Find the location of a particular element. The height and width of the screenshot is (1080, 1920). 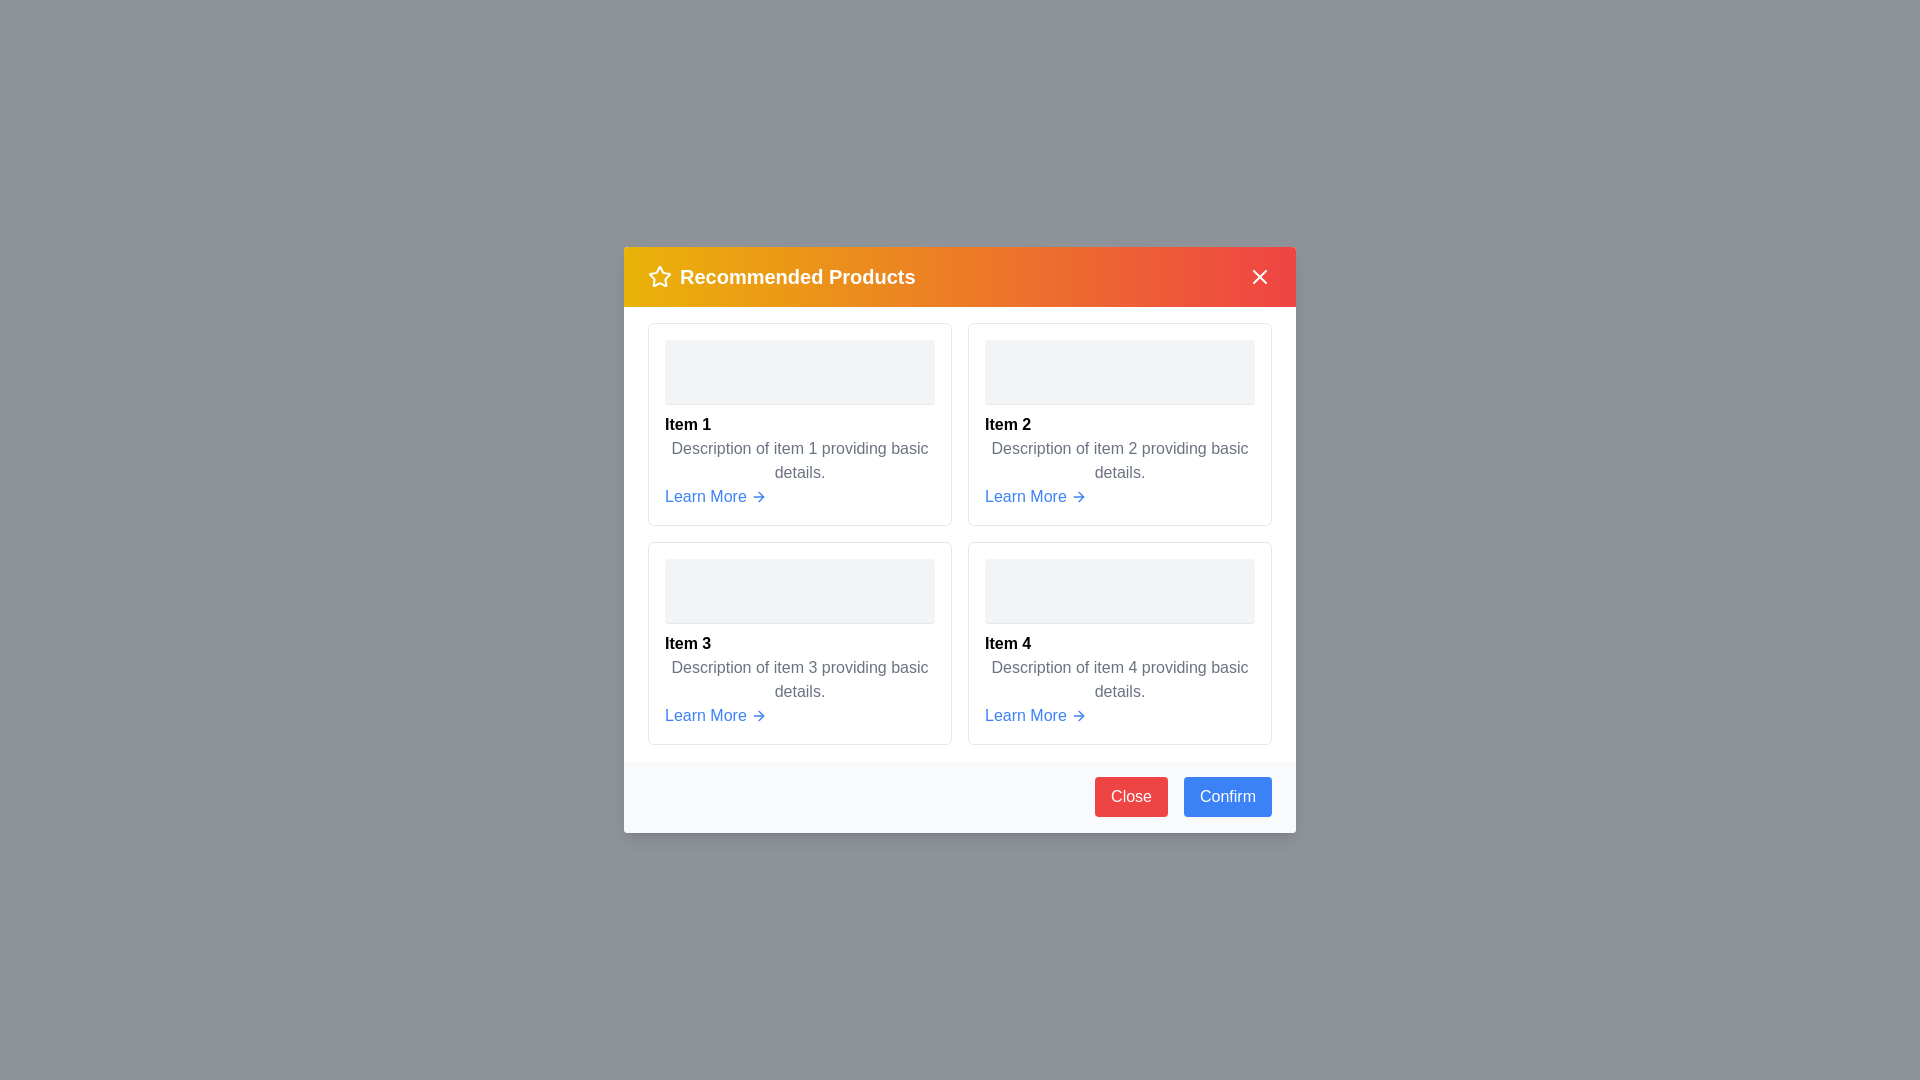

the 'Learn More' link for item 4 is located at coordinates (1035, 715).